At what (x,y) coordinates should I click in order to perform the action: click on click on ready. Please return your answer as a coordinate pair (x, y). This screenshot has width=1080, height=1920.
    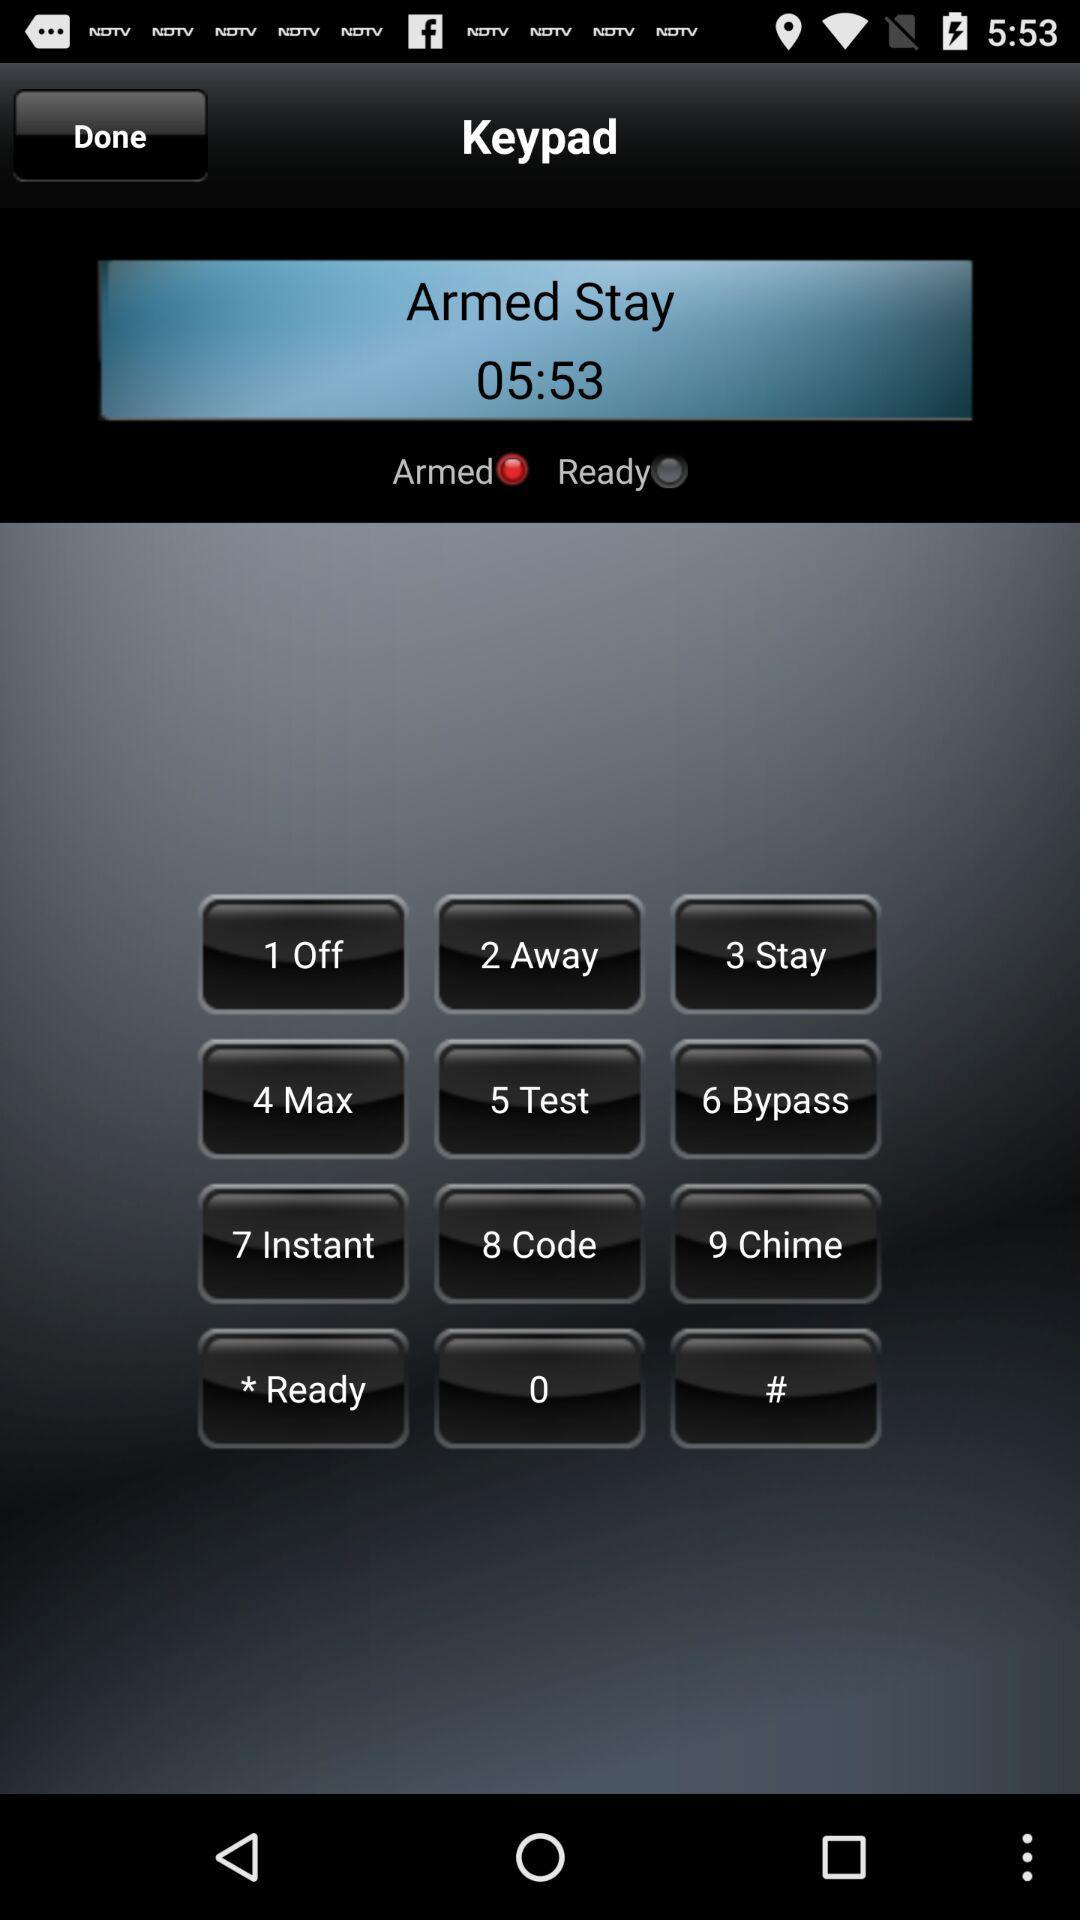
    Looking at the image, I should click on (669, 468).